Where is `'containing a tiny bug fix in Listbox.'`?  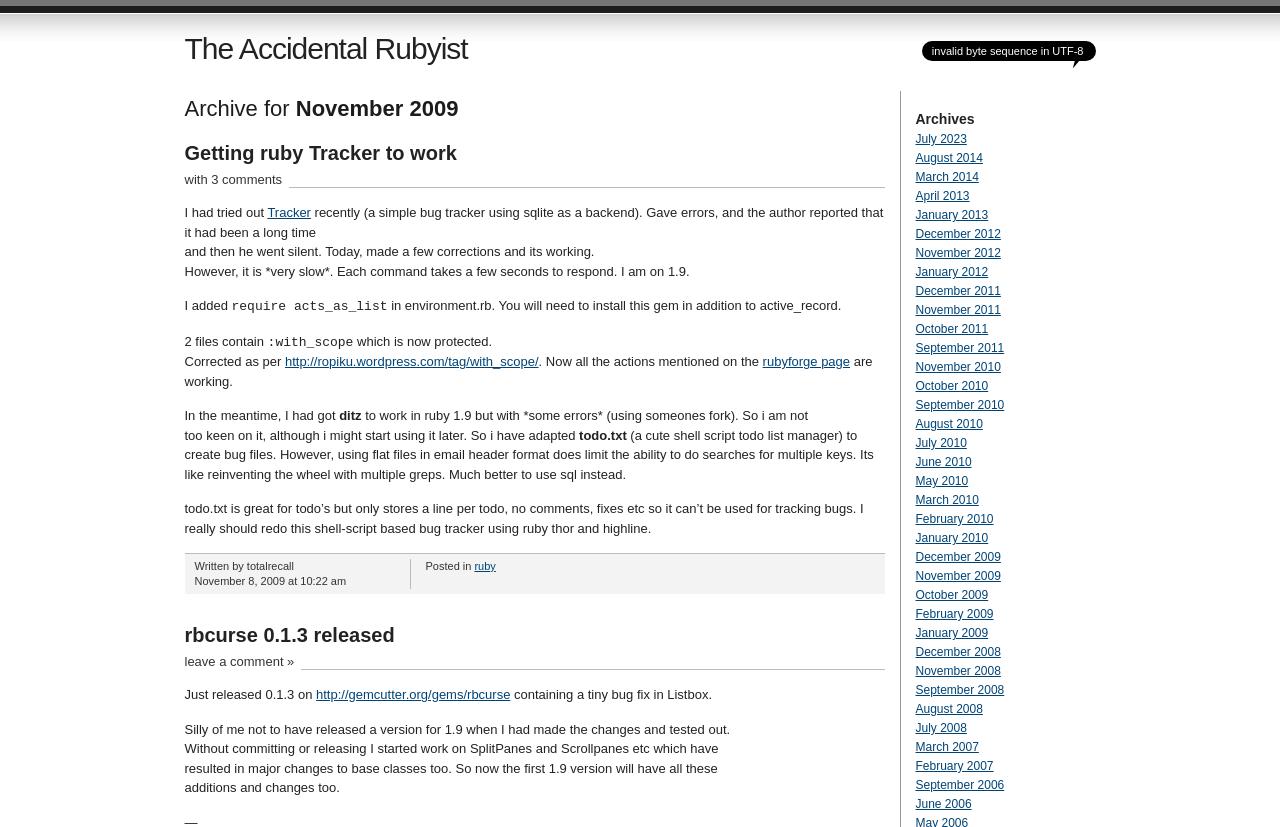
'containing a tiny bug fix in Listbox.' is located at coordinates (609, 693).